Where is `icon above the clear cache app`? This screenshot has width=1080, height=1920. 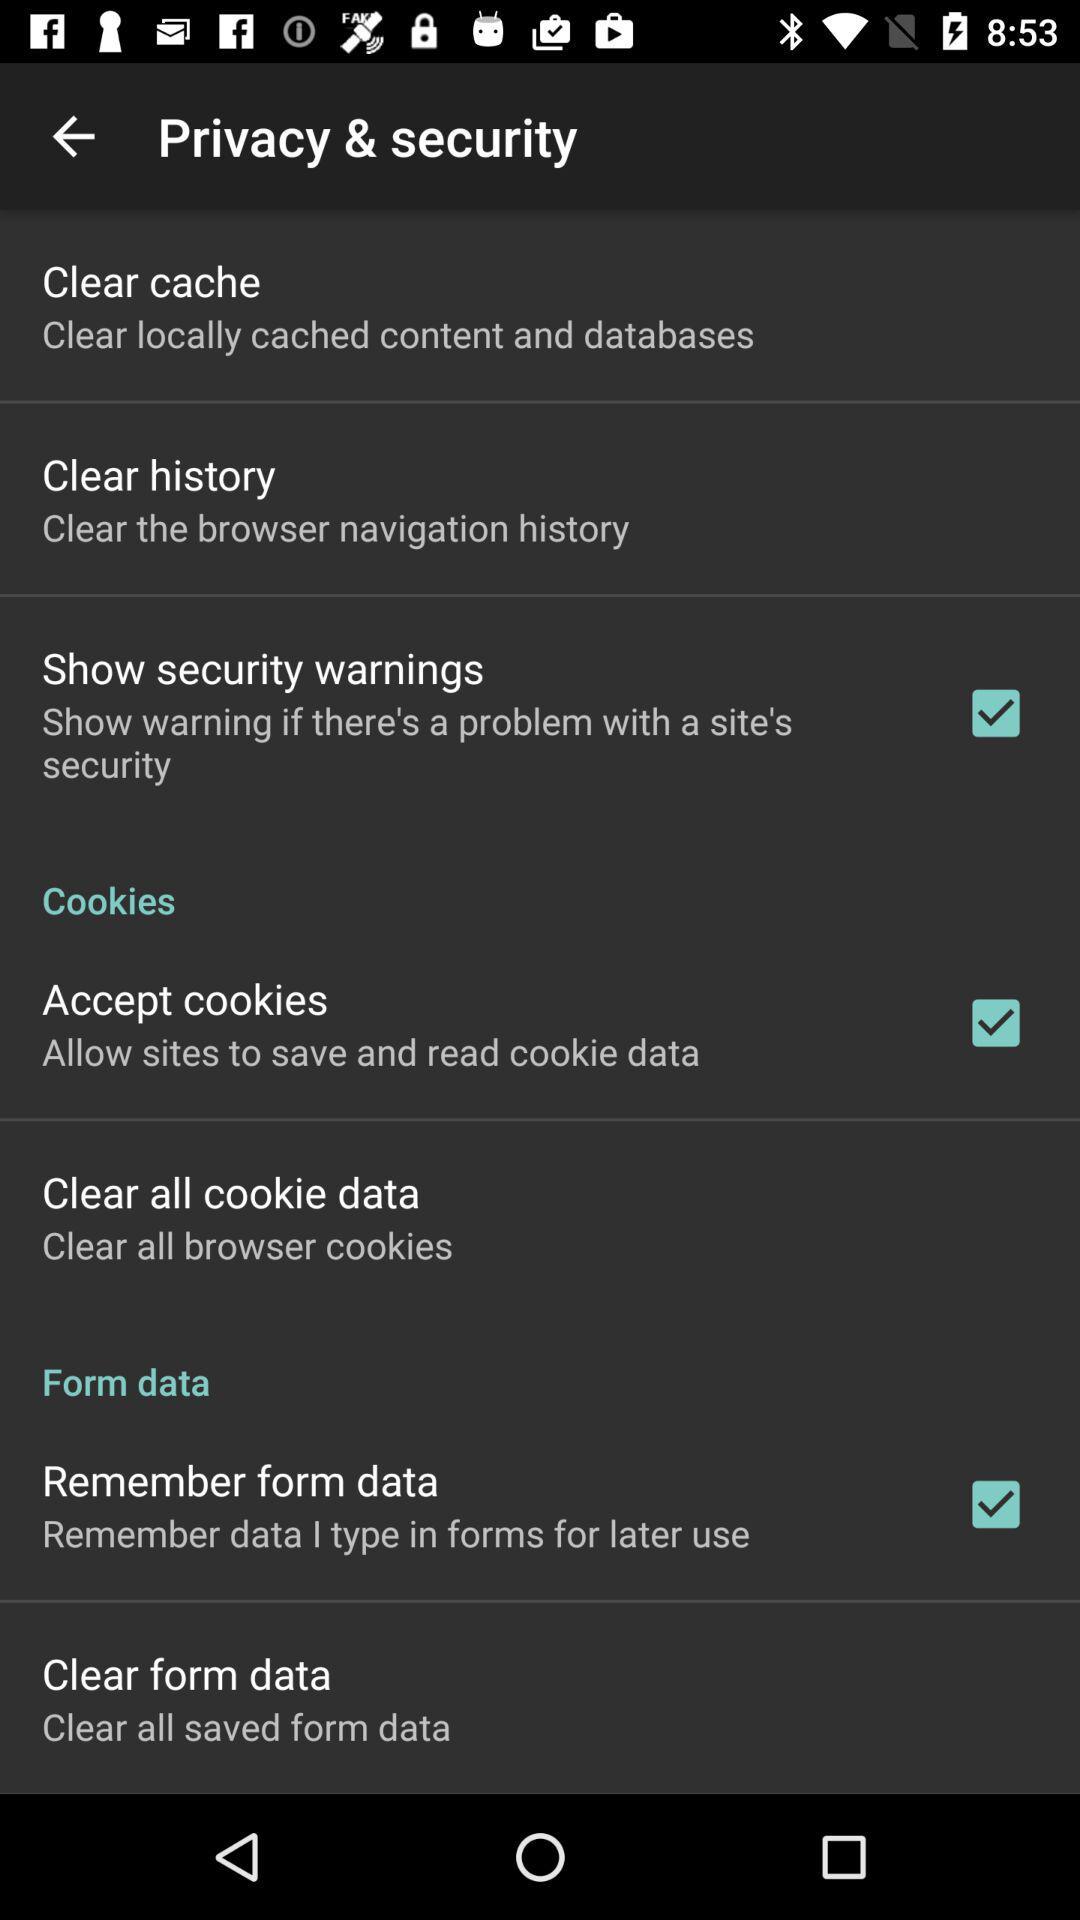 icon above the clear cache app is located at coordinates (72, 135).